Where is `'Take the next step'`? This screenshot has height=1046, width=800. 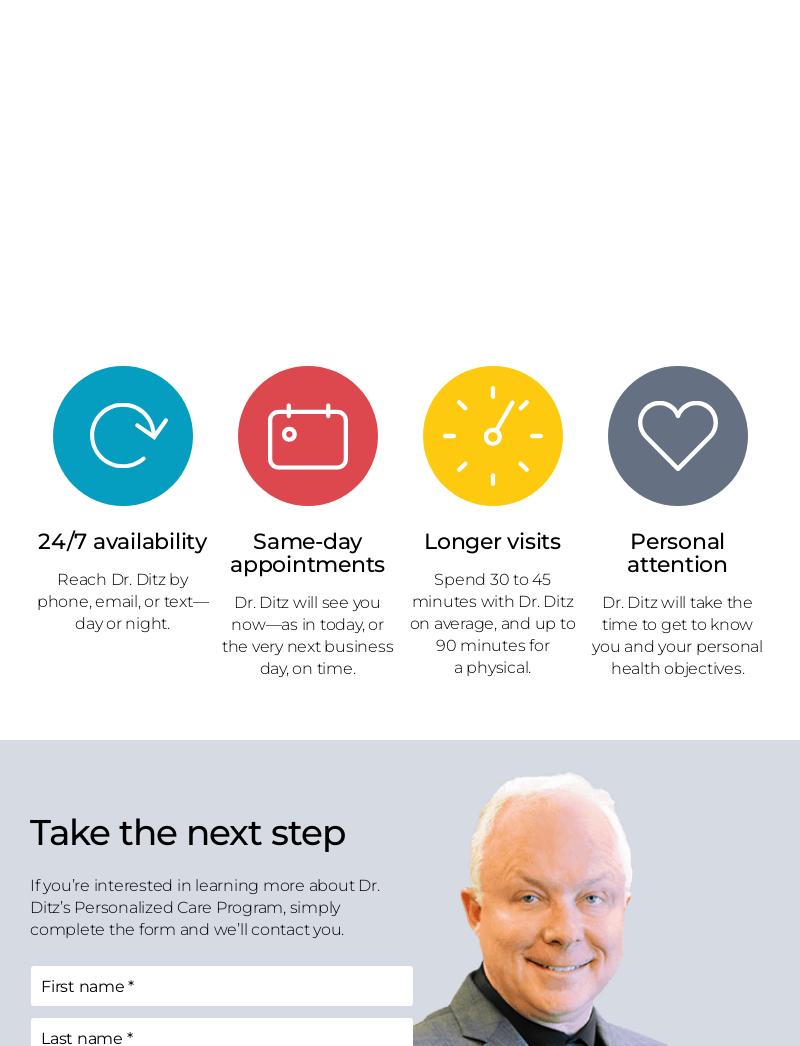
'Take the next step' is located at coordinates (186, 831).